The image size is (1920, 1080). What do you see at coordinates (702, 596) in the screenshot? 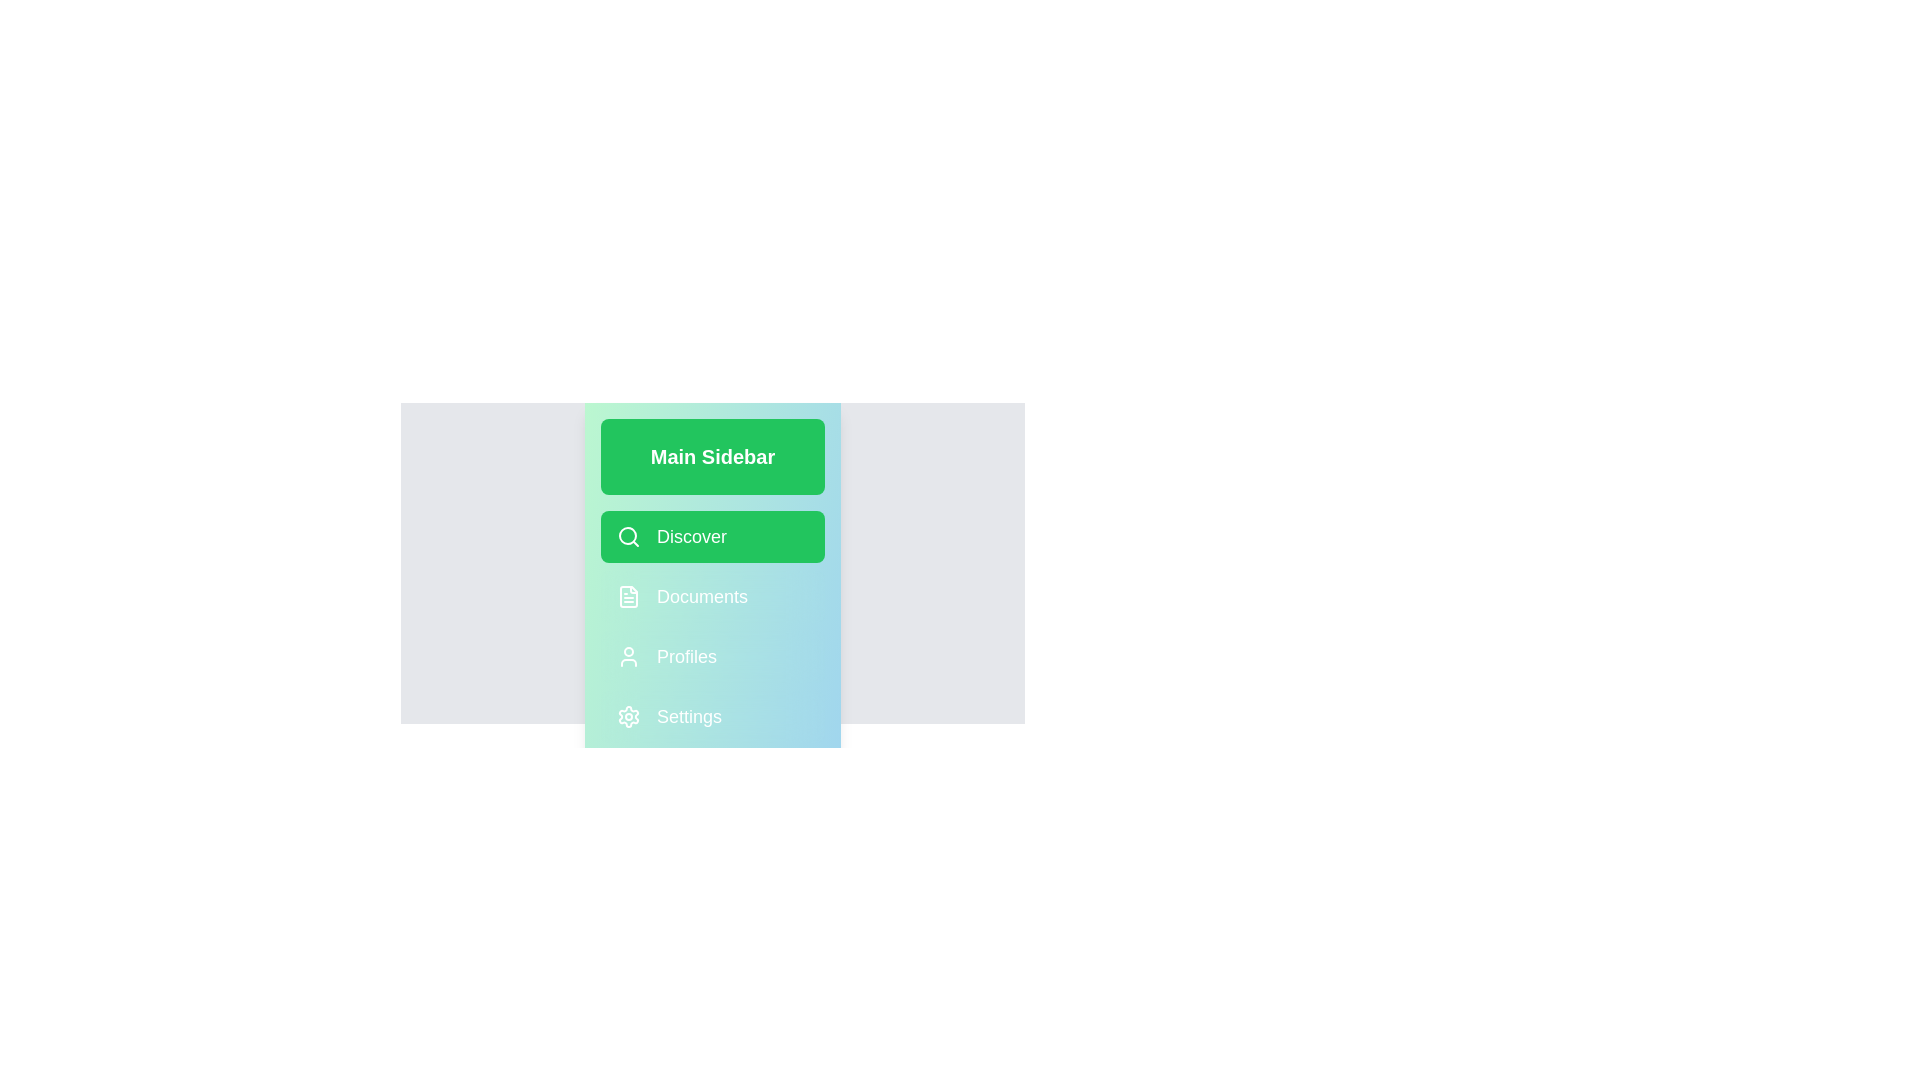
I see `the text label reading 'Documents', which is styled with a white font color and positioned in the vertical sidebar menu under the 'Discover' item` at bounding box center [702, 596].